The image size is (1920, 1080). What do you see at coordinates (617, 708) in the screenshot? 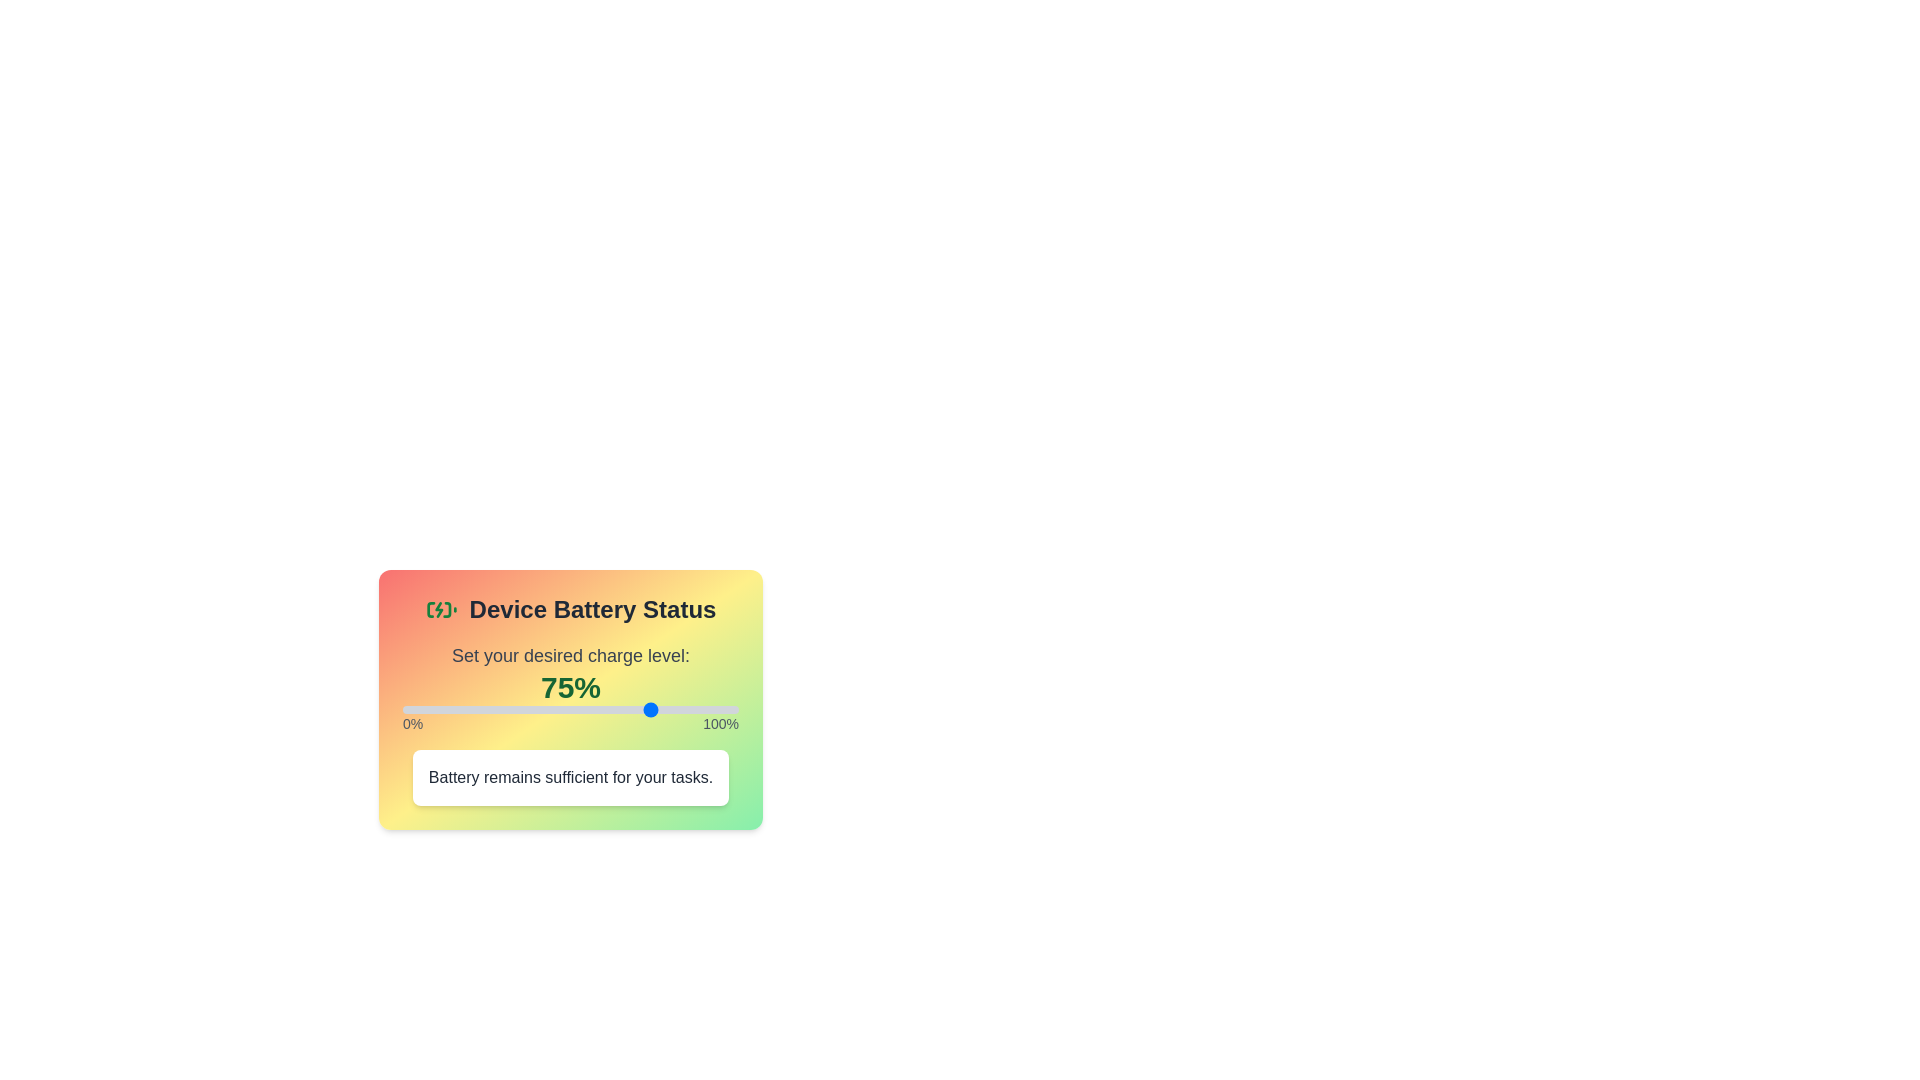
I see `the slider to 64% by dragging or clicking` at bounding box center [617, 708].